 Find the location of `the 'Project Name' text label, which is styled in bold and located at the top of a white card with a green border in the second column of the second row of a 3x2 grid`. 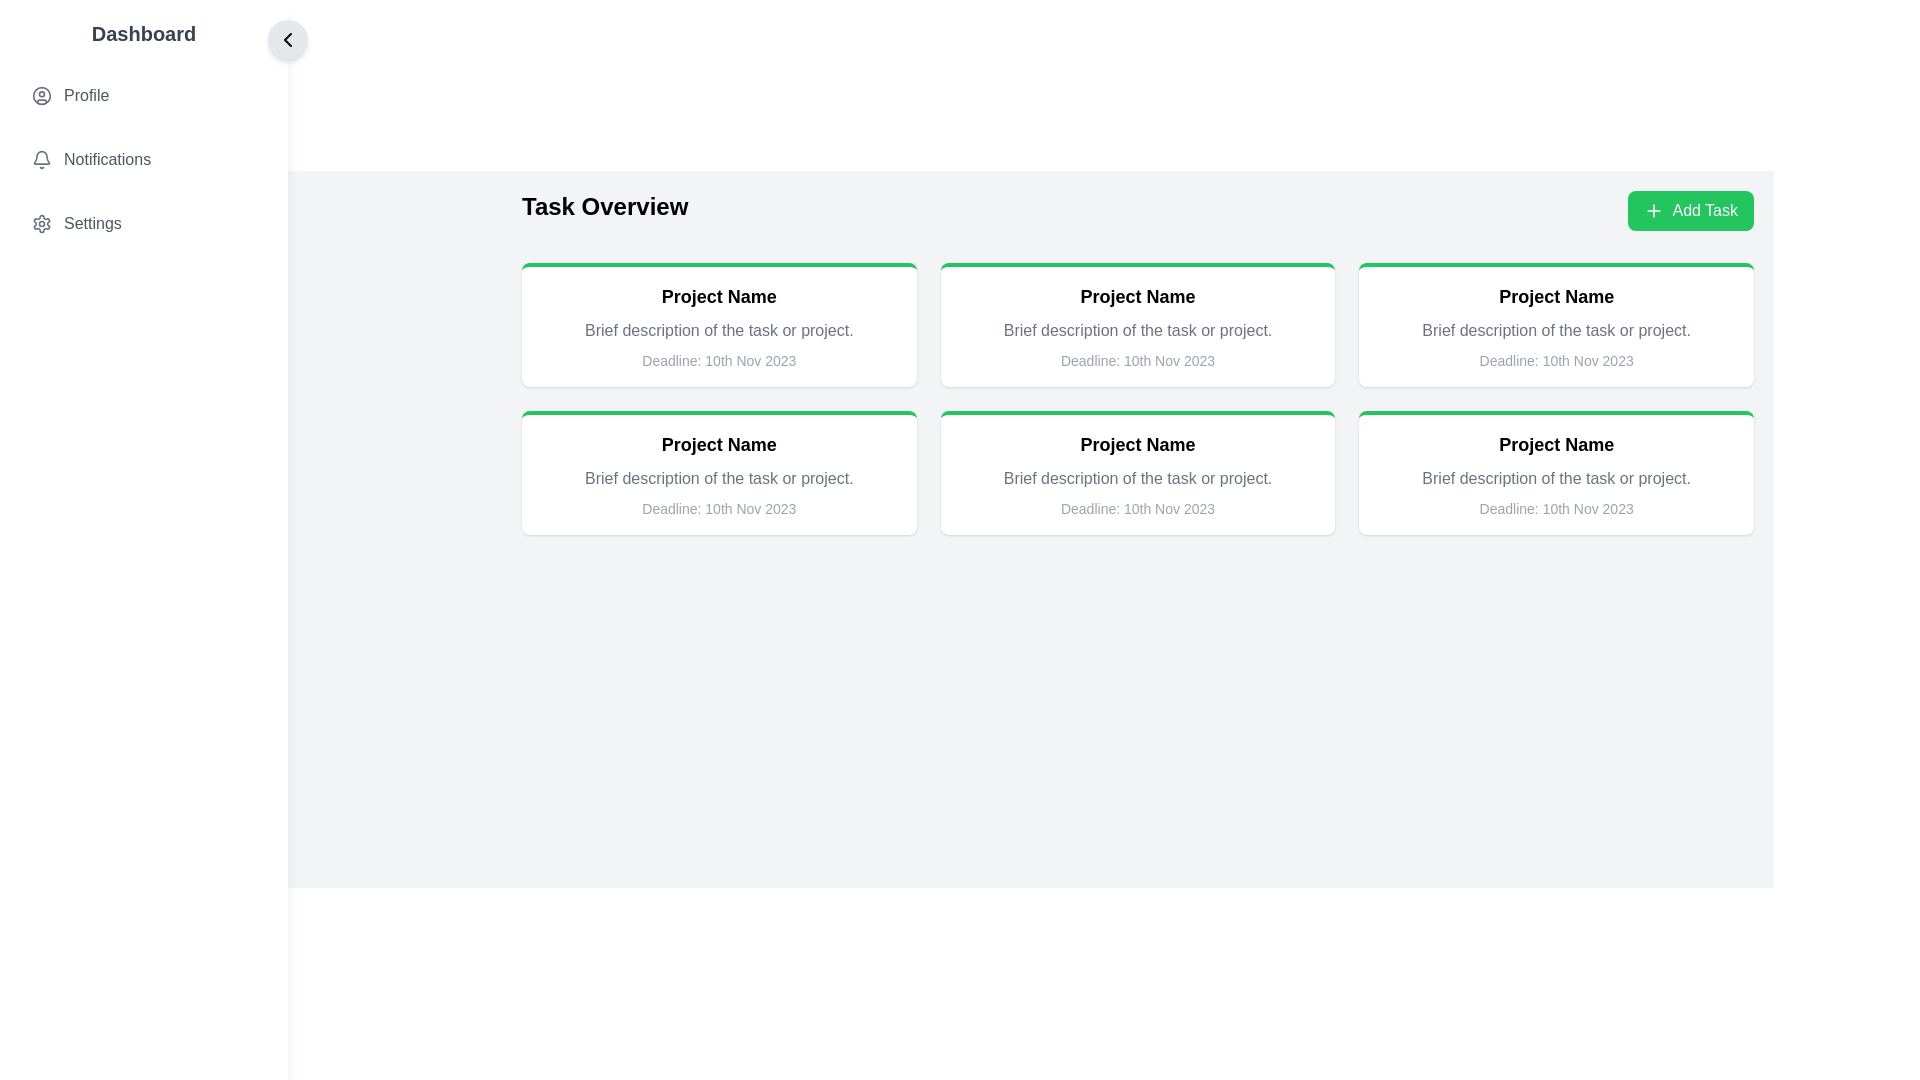

the 'Project Name' text label, which is styled in bold and located at the top of a white card with a green border in the second column of the second row of a 3x2 grid is located at coordinates (1137, 443).